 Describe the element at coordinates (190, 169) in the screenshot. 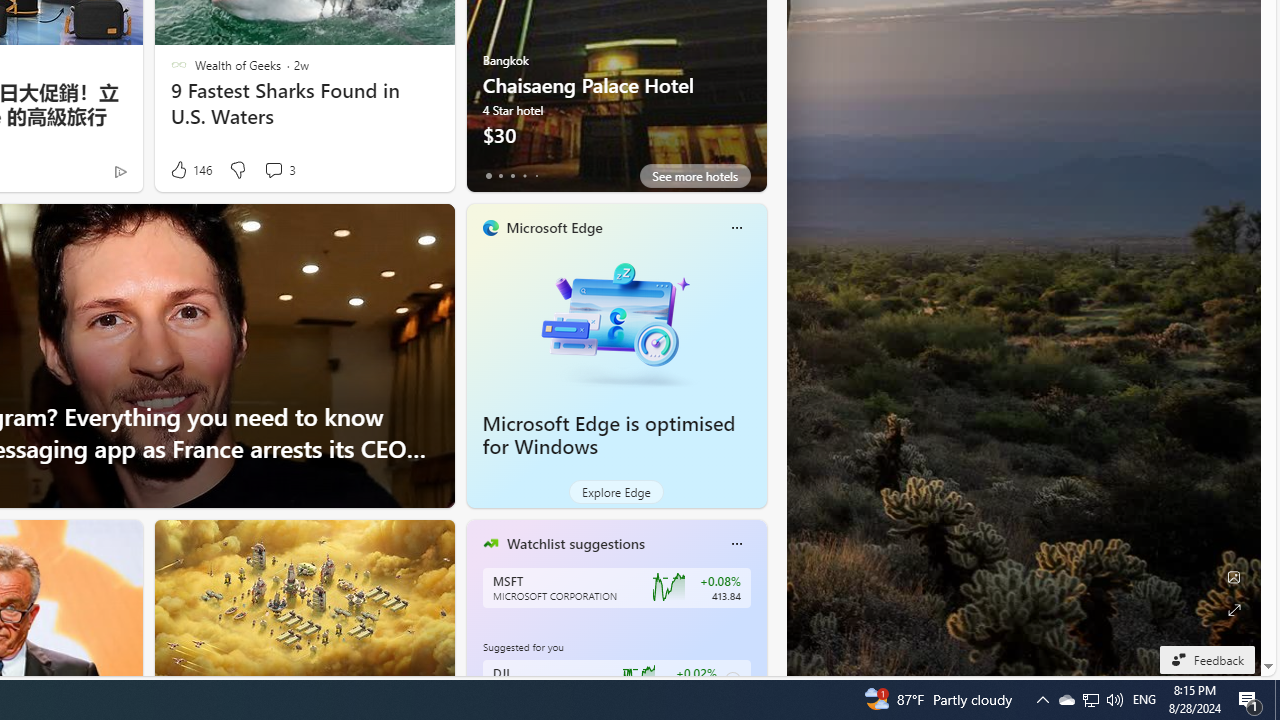

I see `'146 Like'` at that location.